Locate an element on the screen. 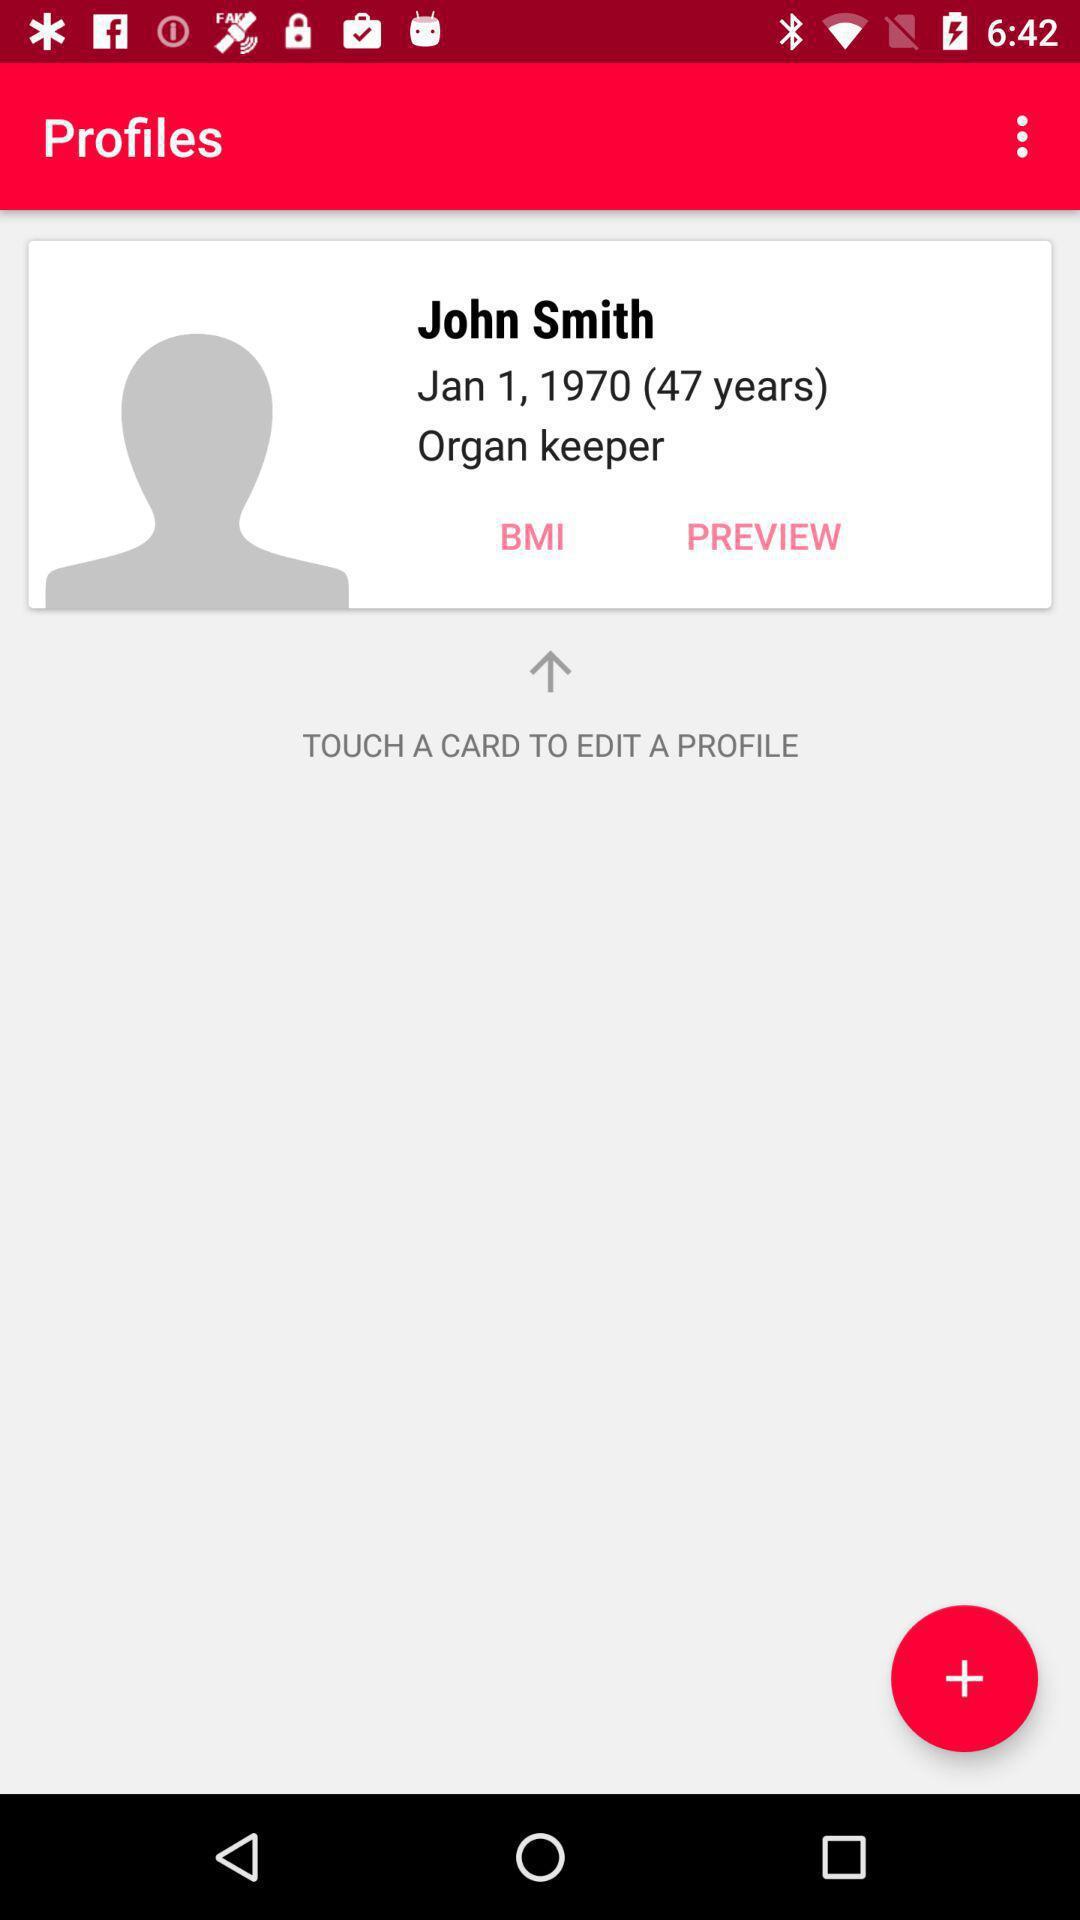 The height and width of the screenshot is (1920, 1080). item next to the preview item is located at coordinates (531, 535).